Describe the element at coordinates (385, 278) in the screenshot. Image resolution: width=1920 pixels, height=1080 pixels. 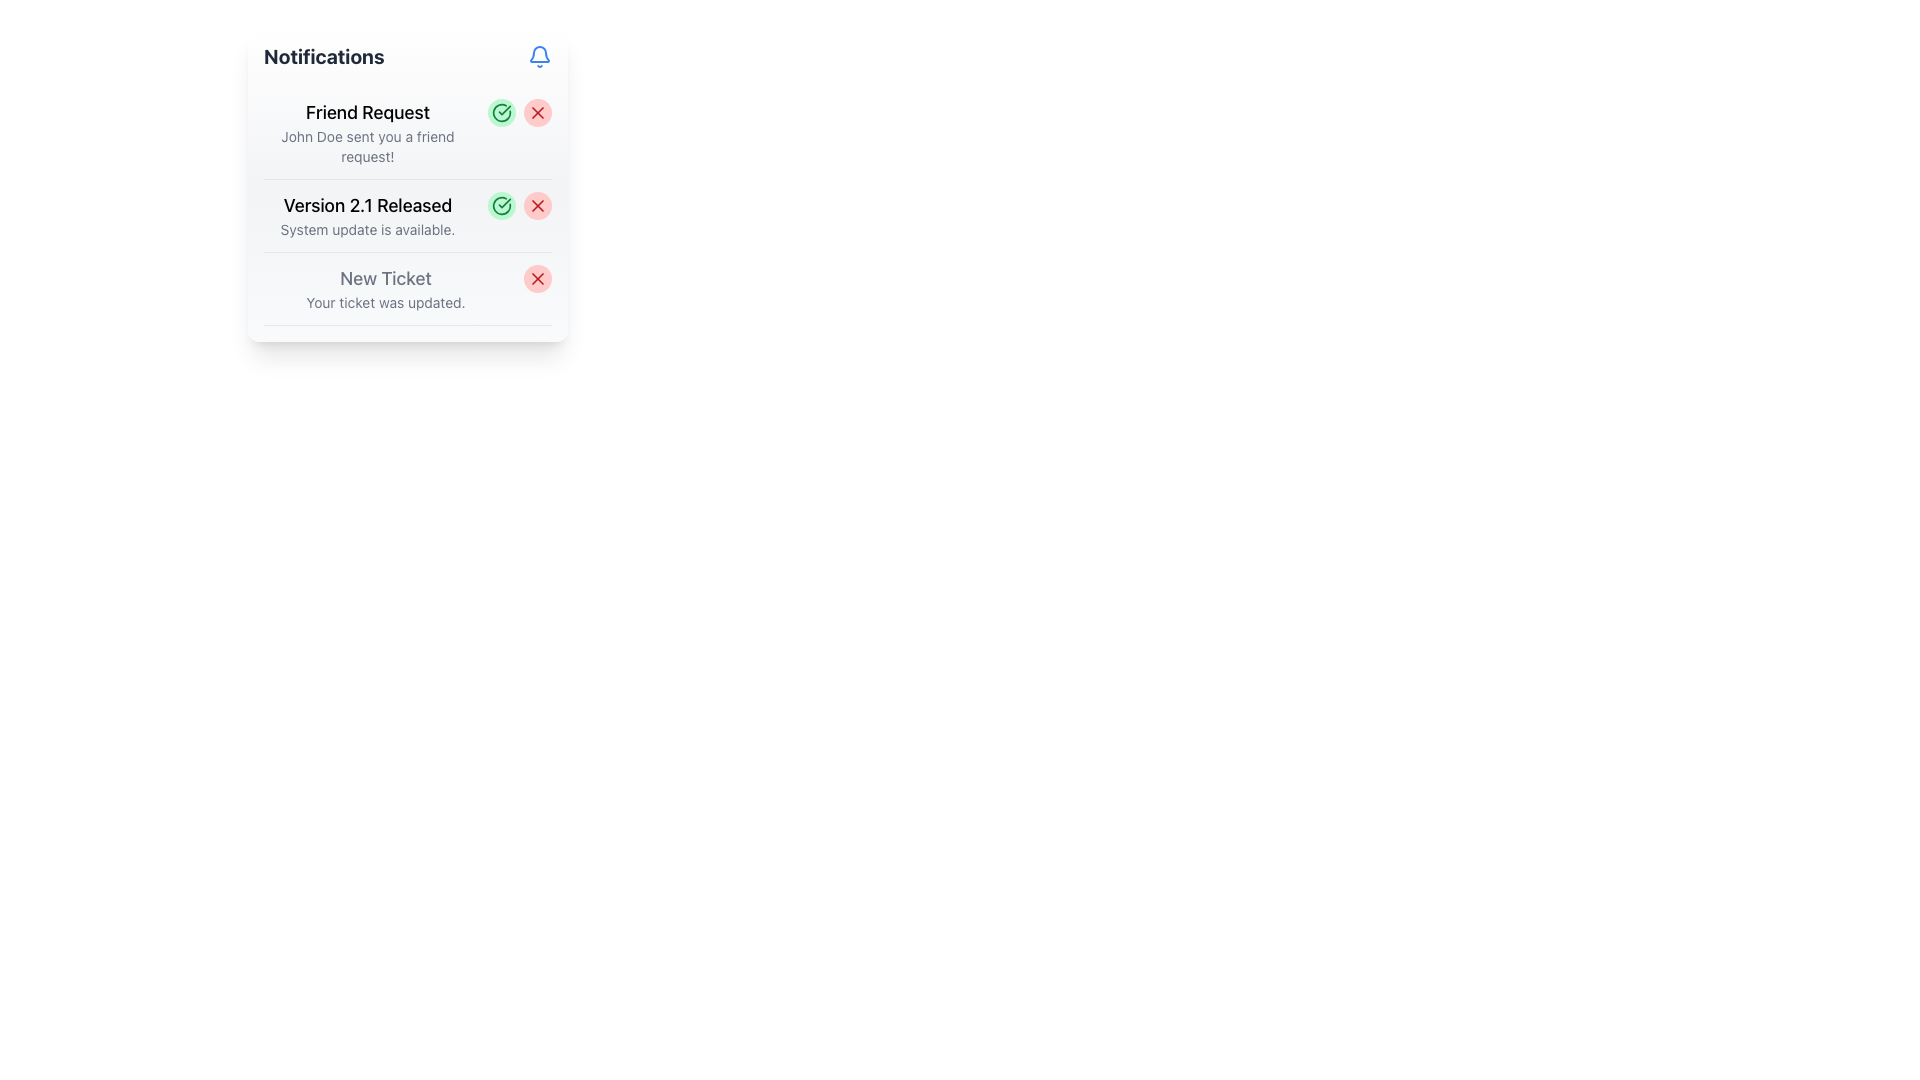
I see `the title label of the third notification item in the notifications panel, which is located between the second notification 'Version 2.1 Released' and the description 'Your ticket was updated.'` at that location.